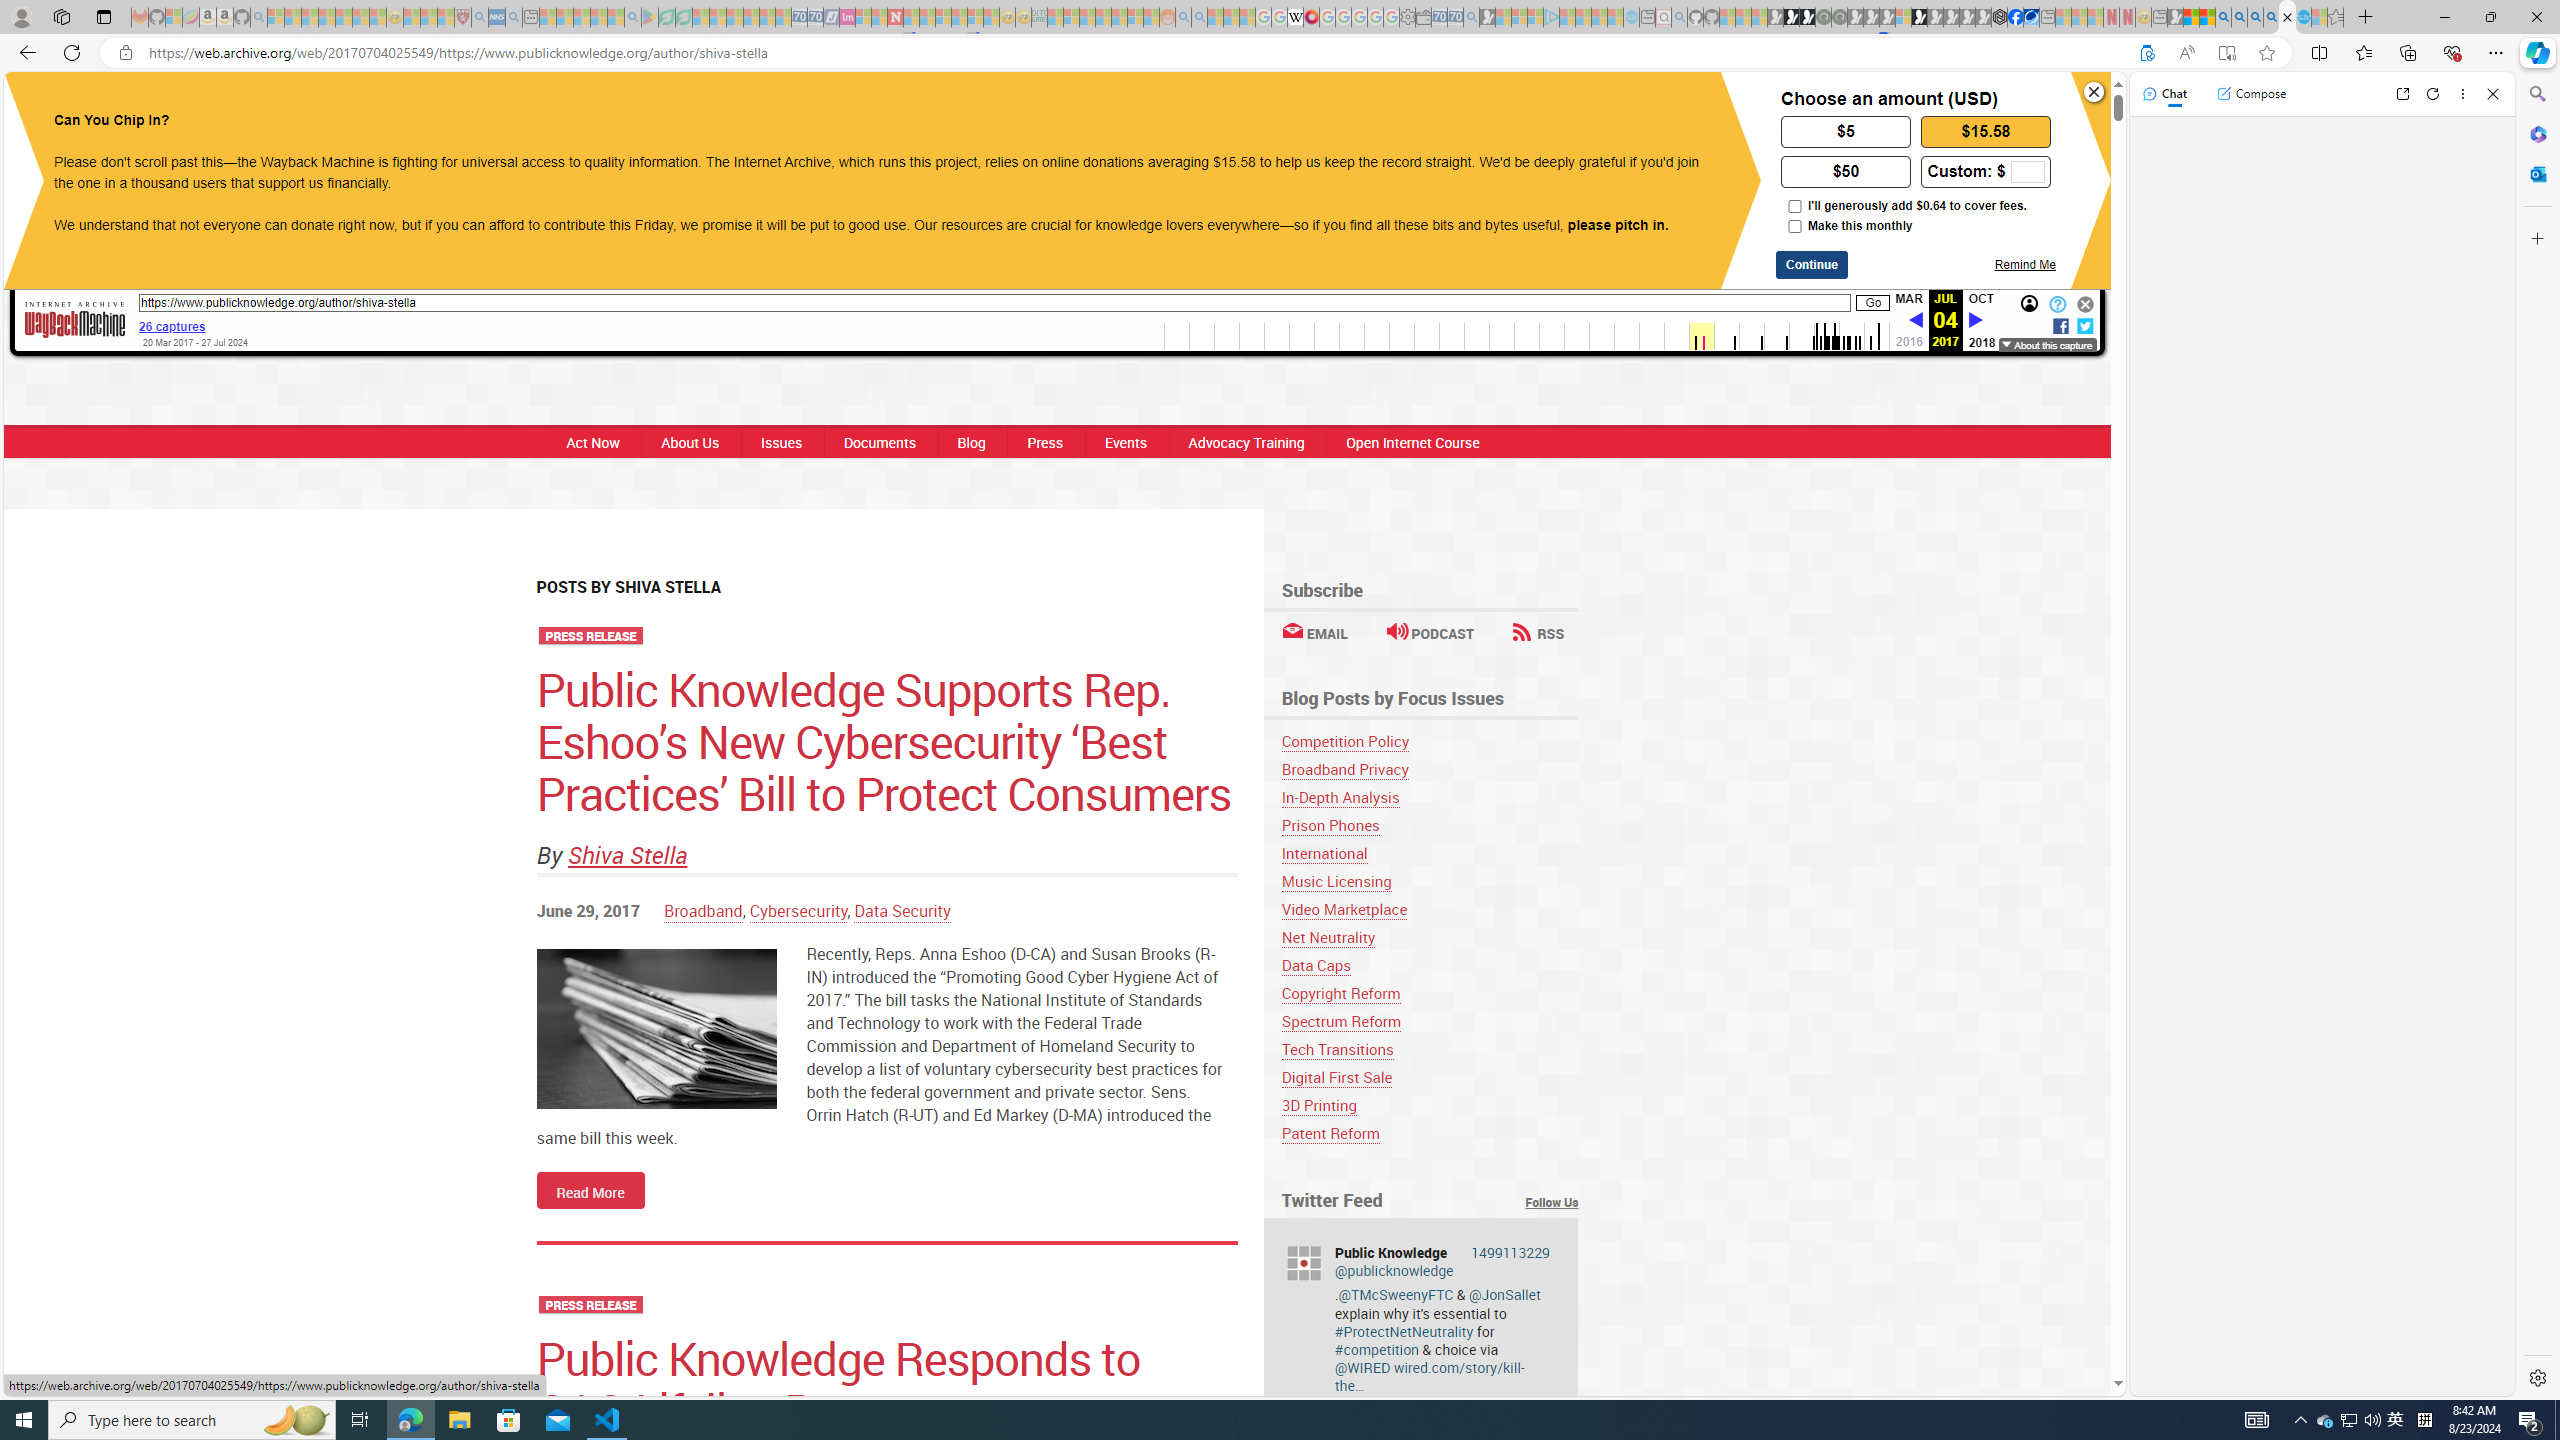 The image size is (2560, 1440). What do you see at coordinates (1985, 169) in the screenshot?
I see `'Custom: $'` at bounding box center [1985, 169].